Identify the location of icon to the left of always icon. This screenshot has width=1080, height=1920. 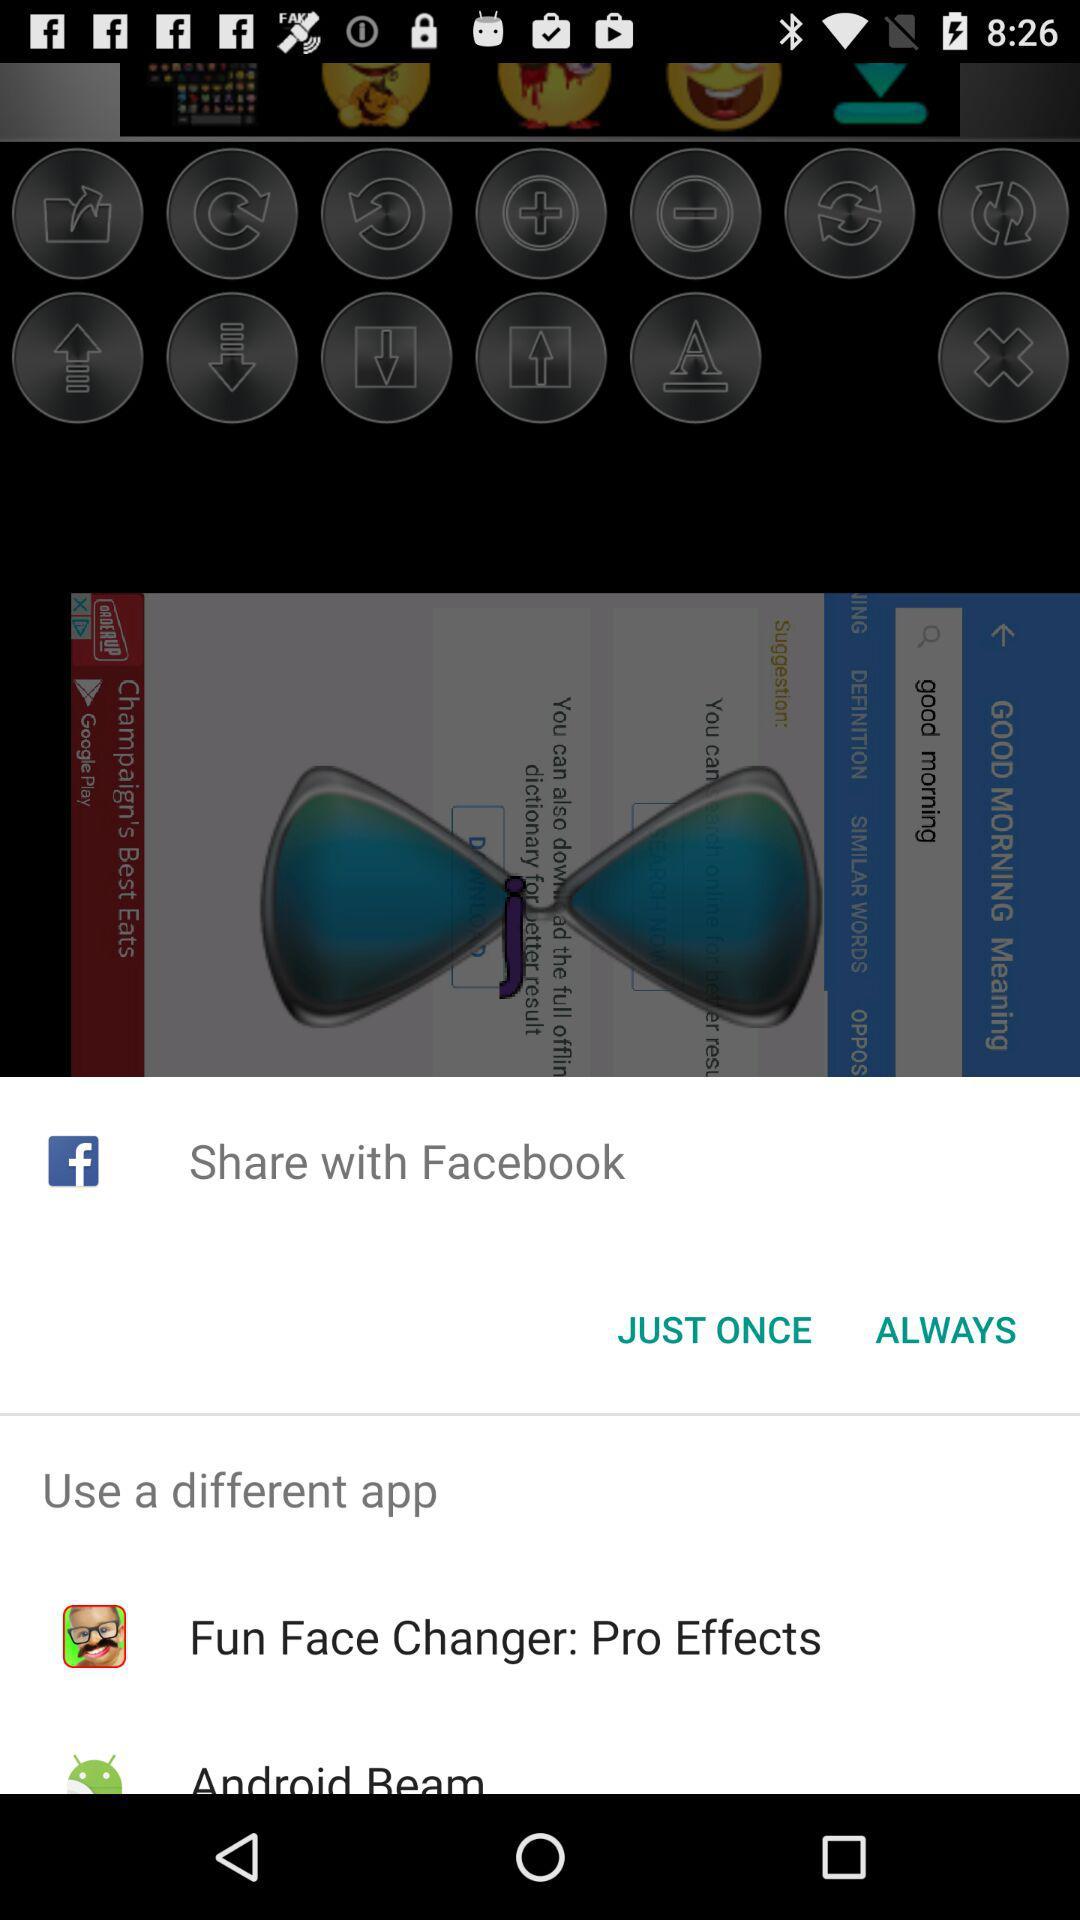
(713, 1329).